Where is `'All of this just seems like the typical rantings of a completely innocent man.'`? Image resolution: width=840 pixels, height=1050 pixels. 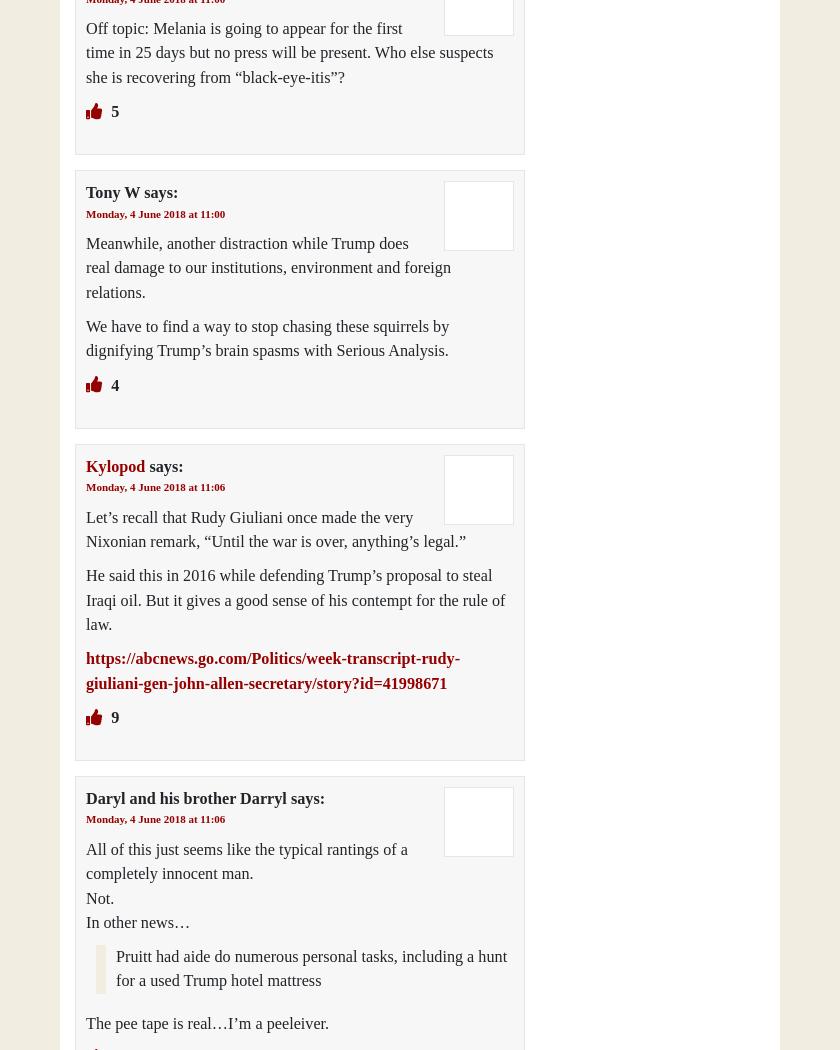 'All of this just seems like the typical rantings of a completely innocent man.' is located at coordinates (246, 861).